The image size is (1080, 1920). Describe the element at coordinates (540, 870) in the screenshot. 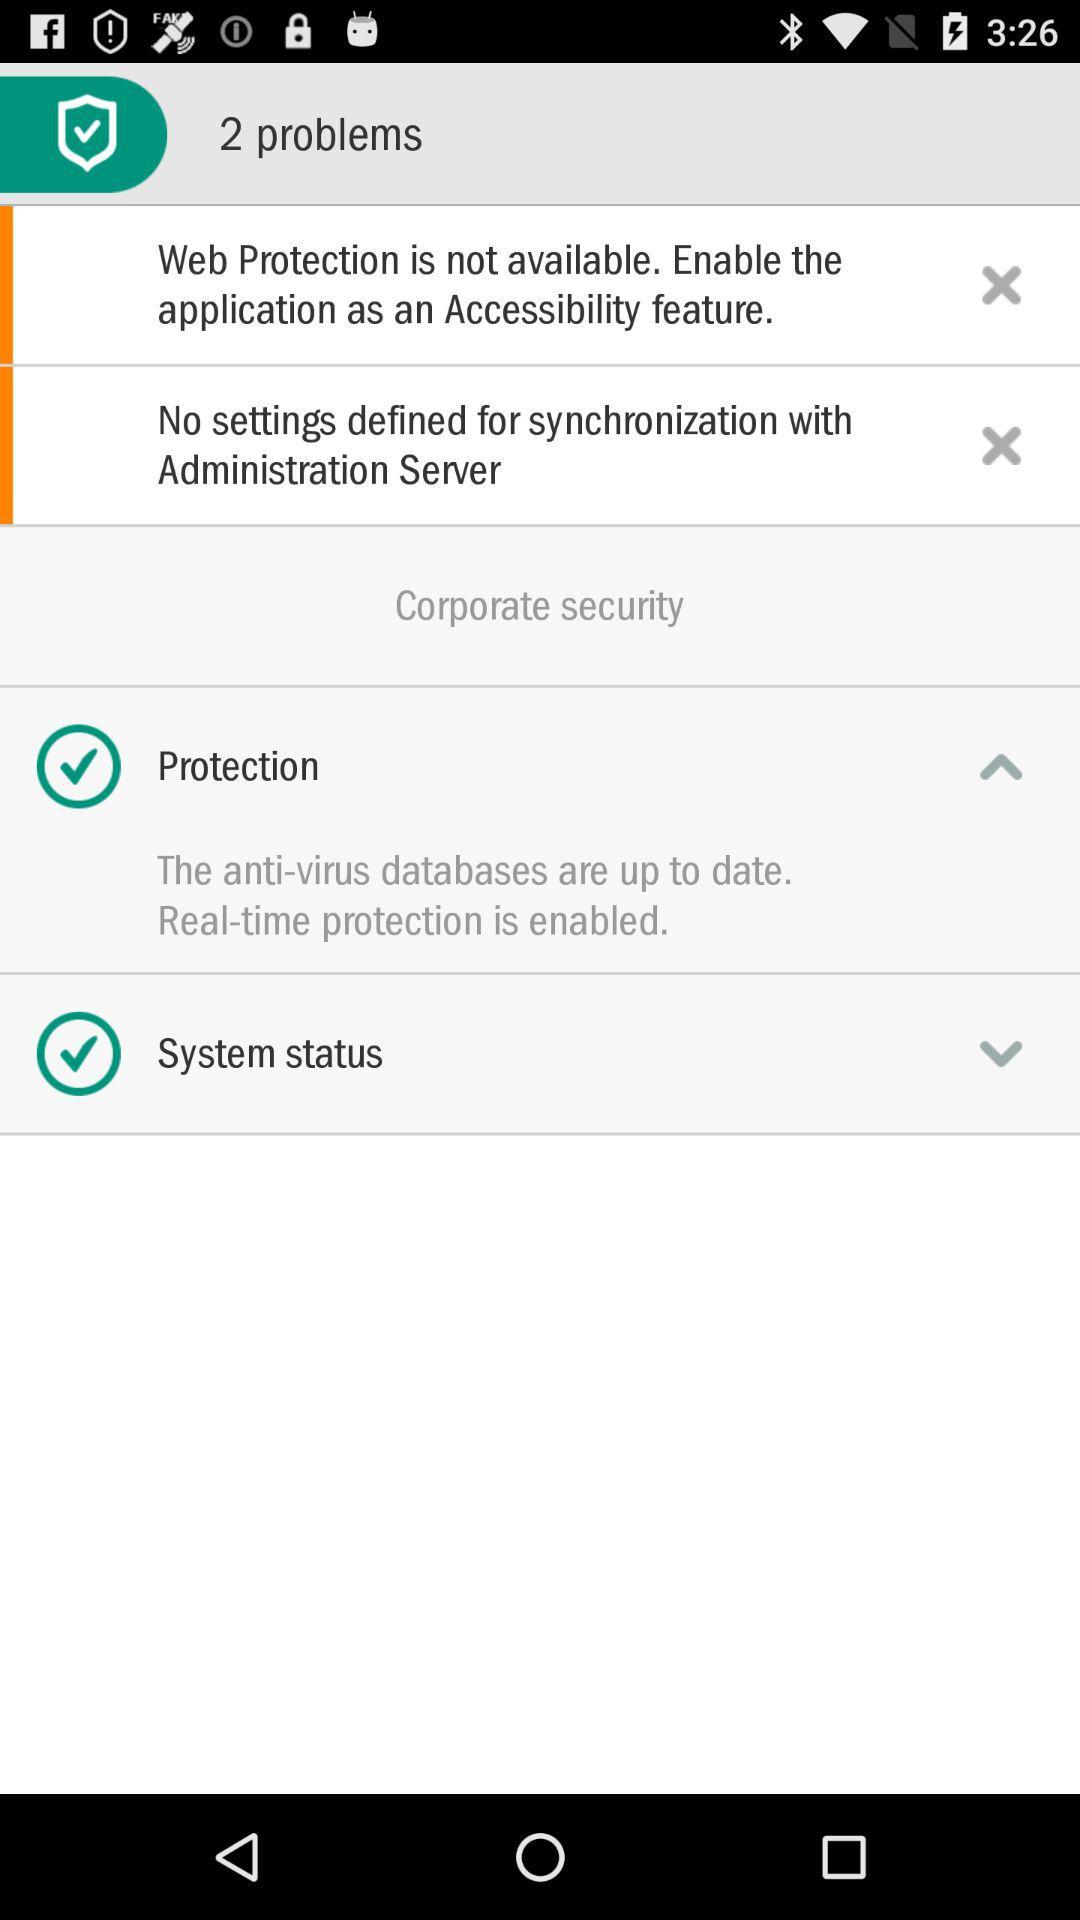

I see `the anti virus app` at that location.